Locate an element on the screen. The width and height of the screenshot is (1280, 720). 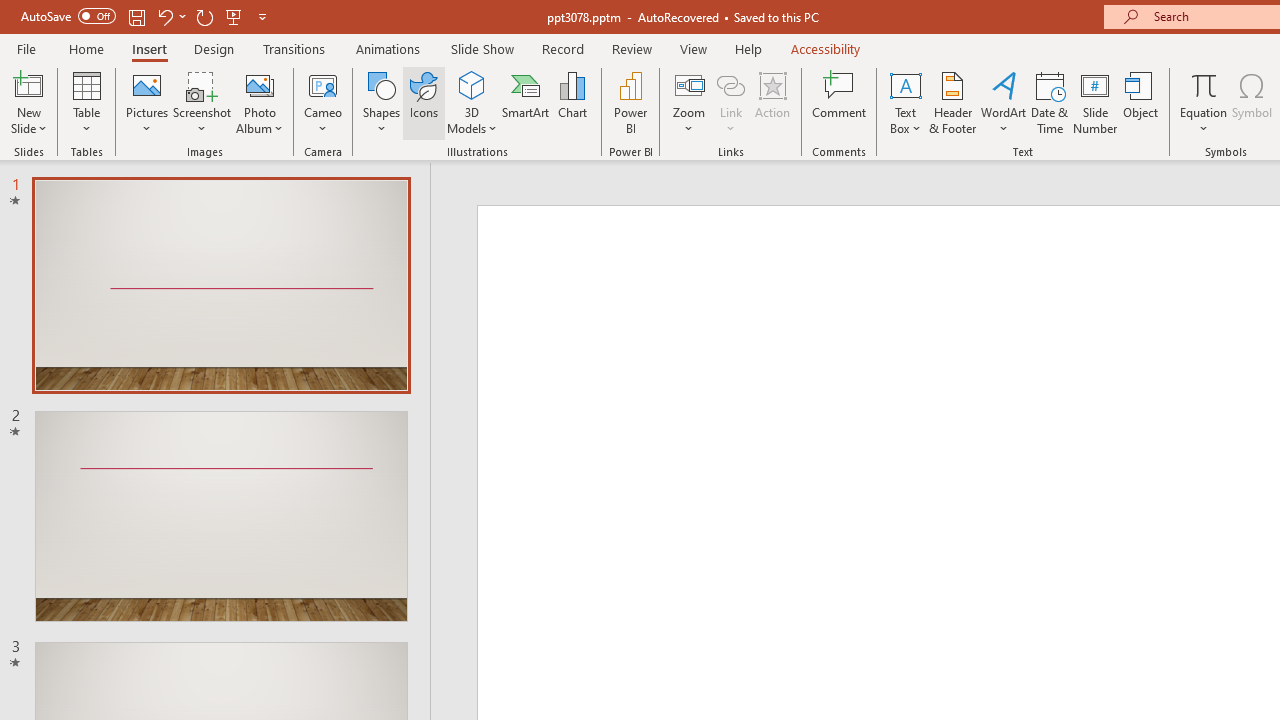
'Object...' is located at coordinates (1141, 103).